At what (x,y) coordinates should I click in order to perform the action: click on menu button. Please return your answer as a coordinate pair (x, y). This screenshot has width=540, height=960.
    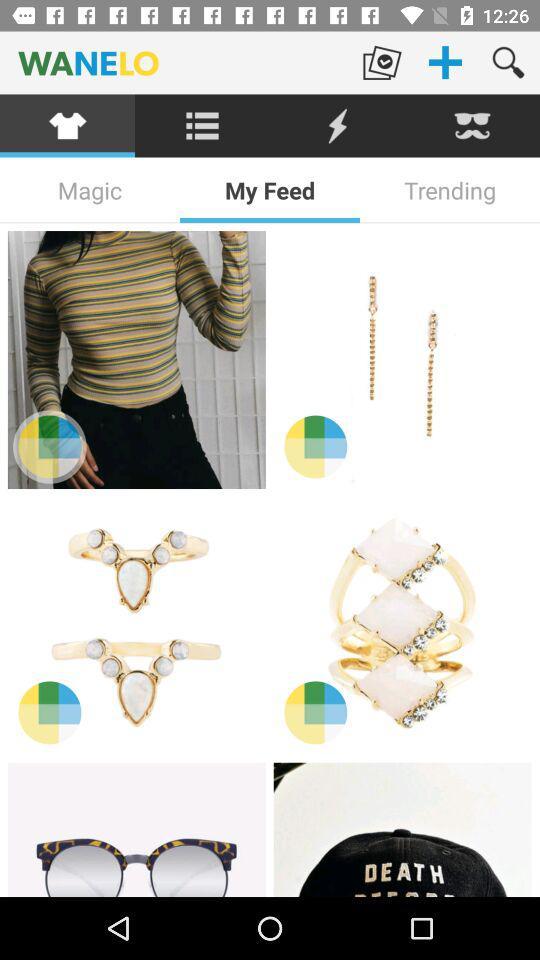
    Looking at the image, I should click on (202, 125).